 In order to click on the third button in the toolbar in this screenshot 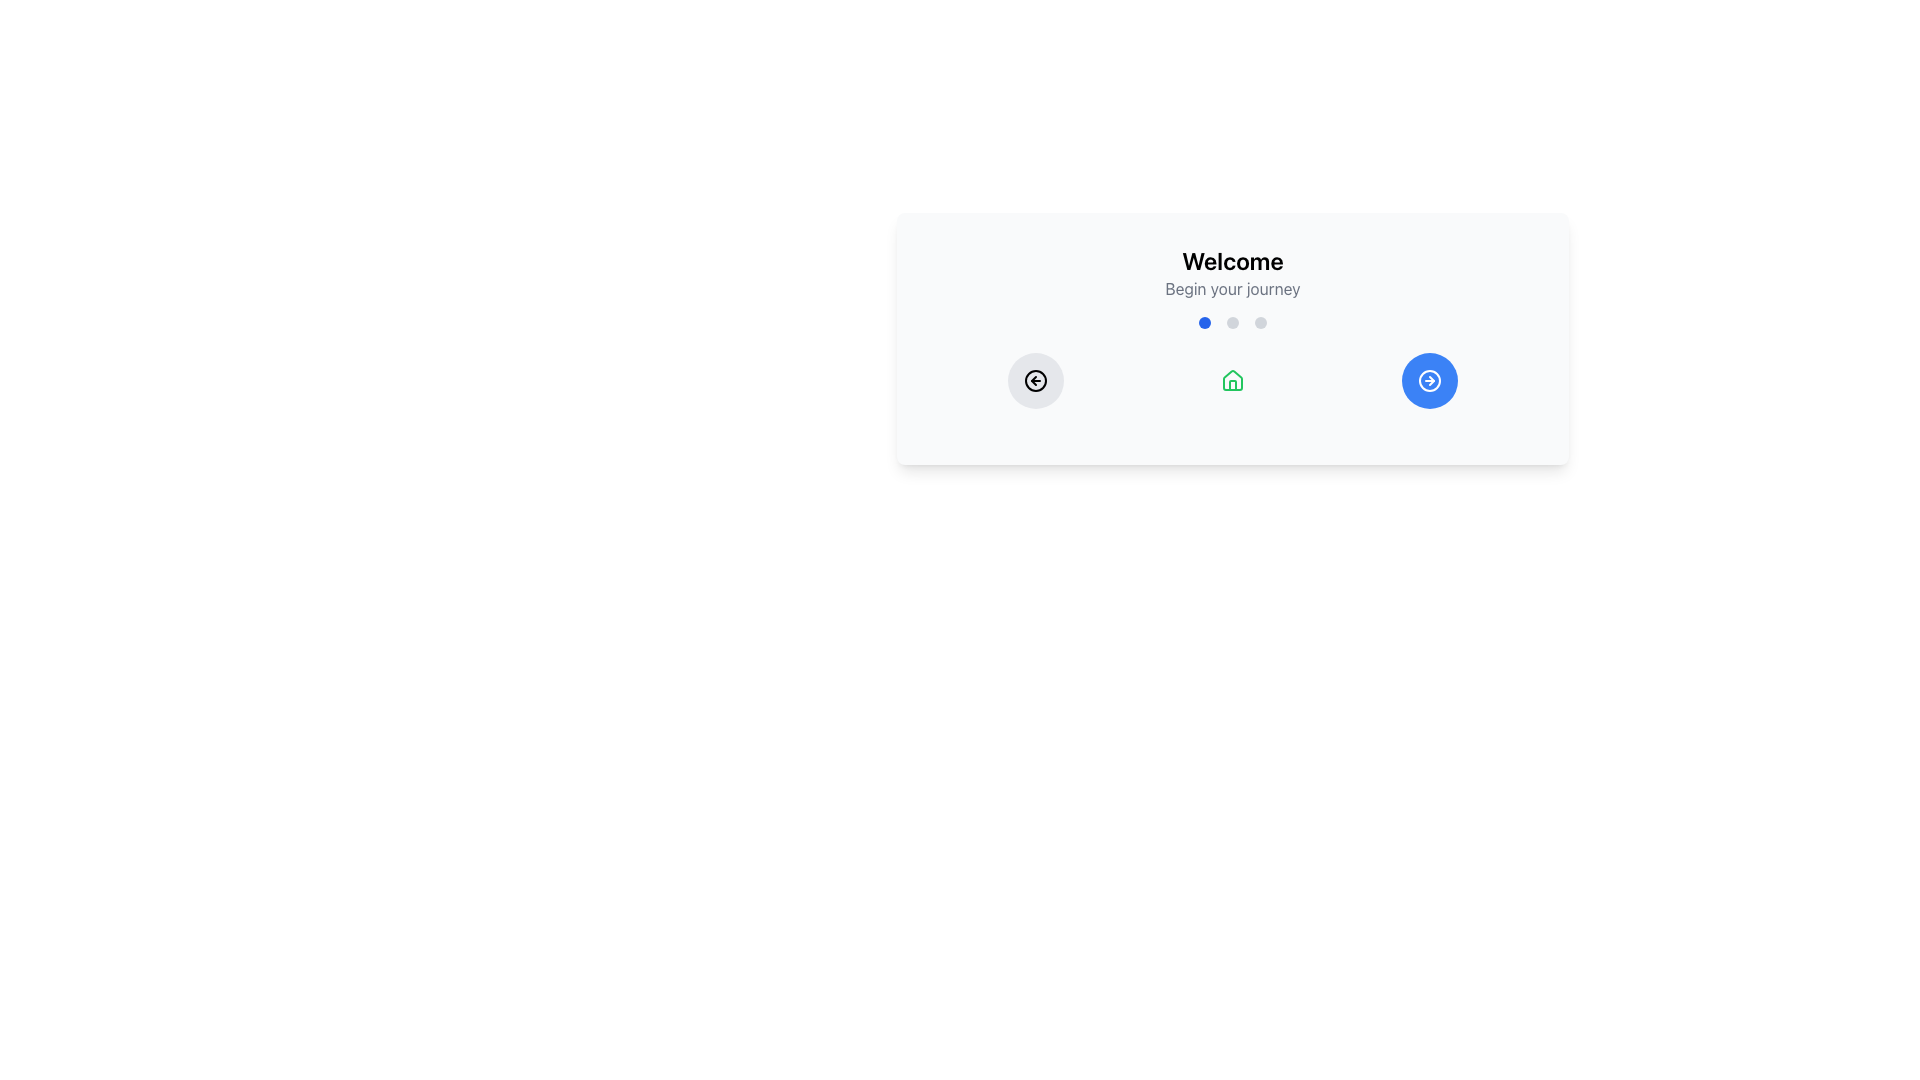, I will do `click(1429, 381)`.